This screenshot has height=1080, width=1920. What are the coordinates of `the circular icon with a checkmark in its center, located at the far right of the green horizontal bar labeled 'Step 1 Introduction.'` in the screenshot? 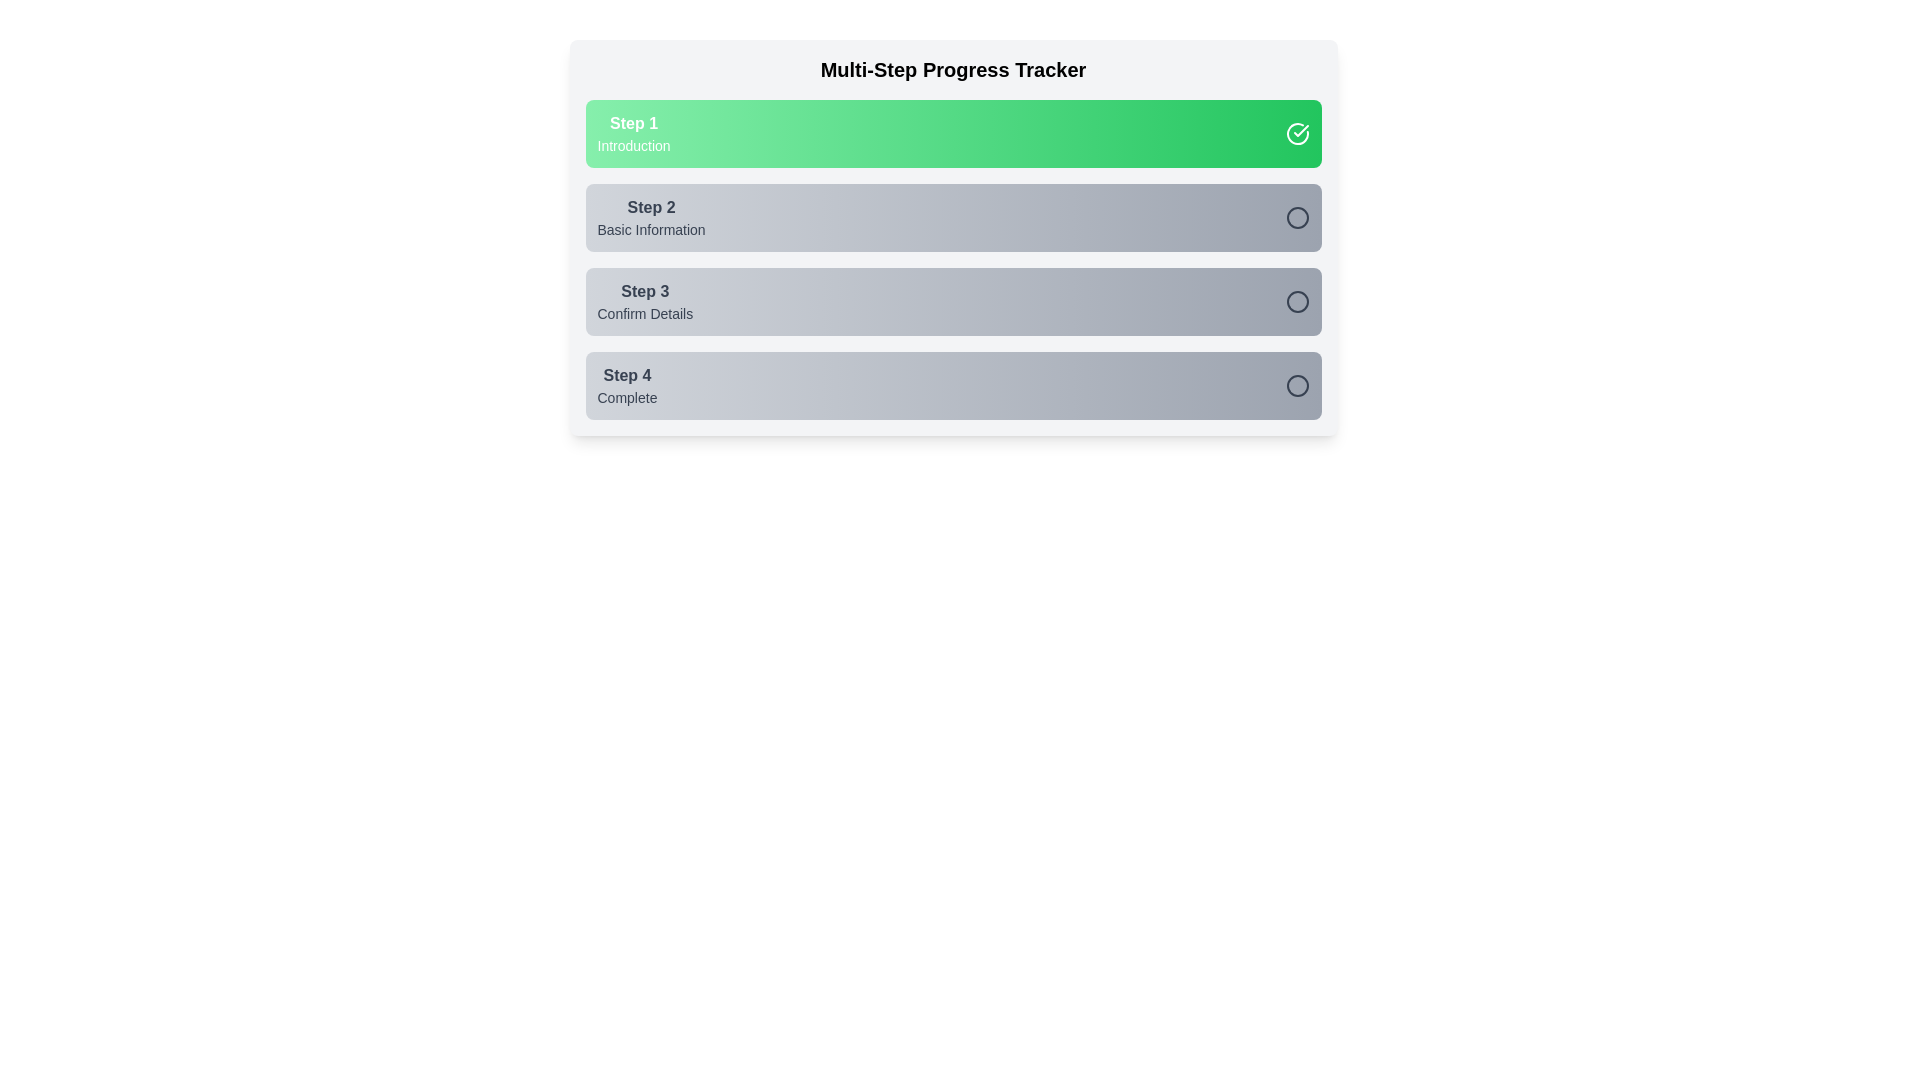 It's located at (1297, 134).